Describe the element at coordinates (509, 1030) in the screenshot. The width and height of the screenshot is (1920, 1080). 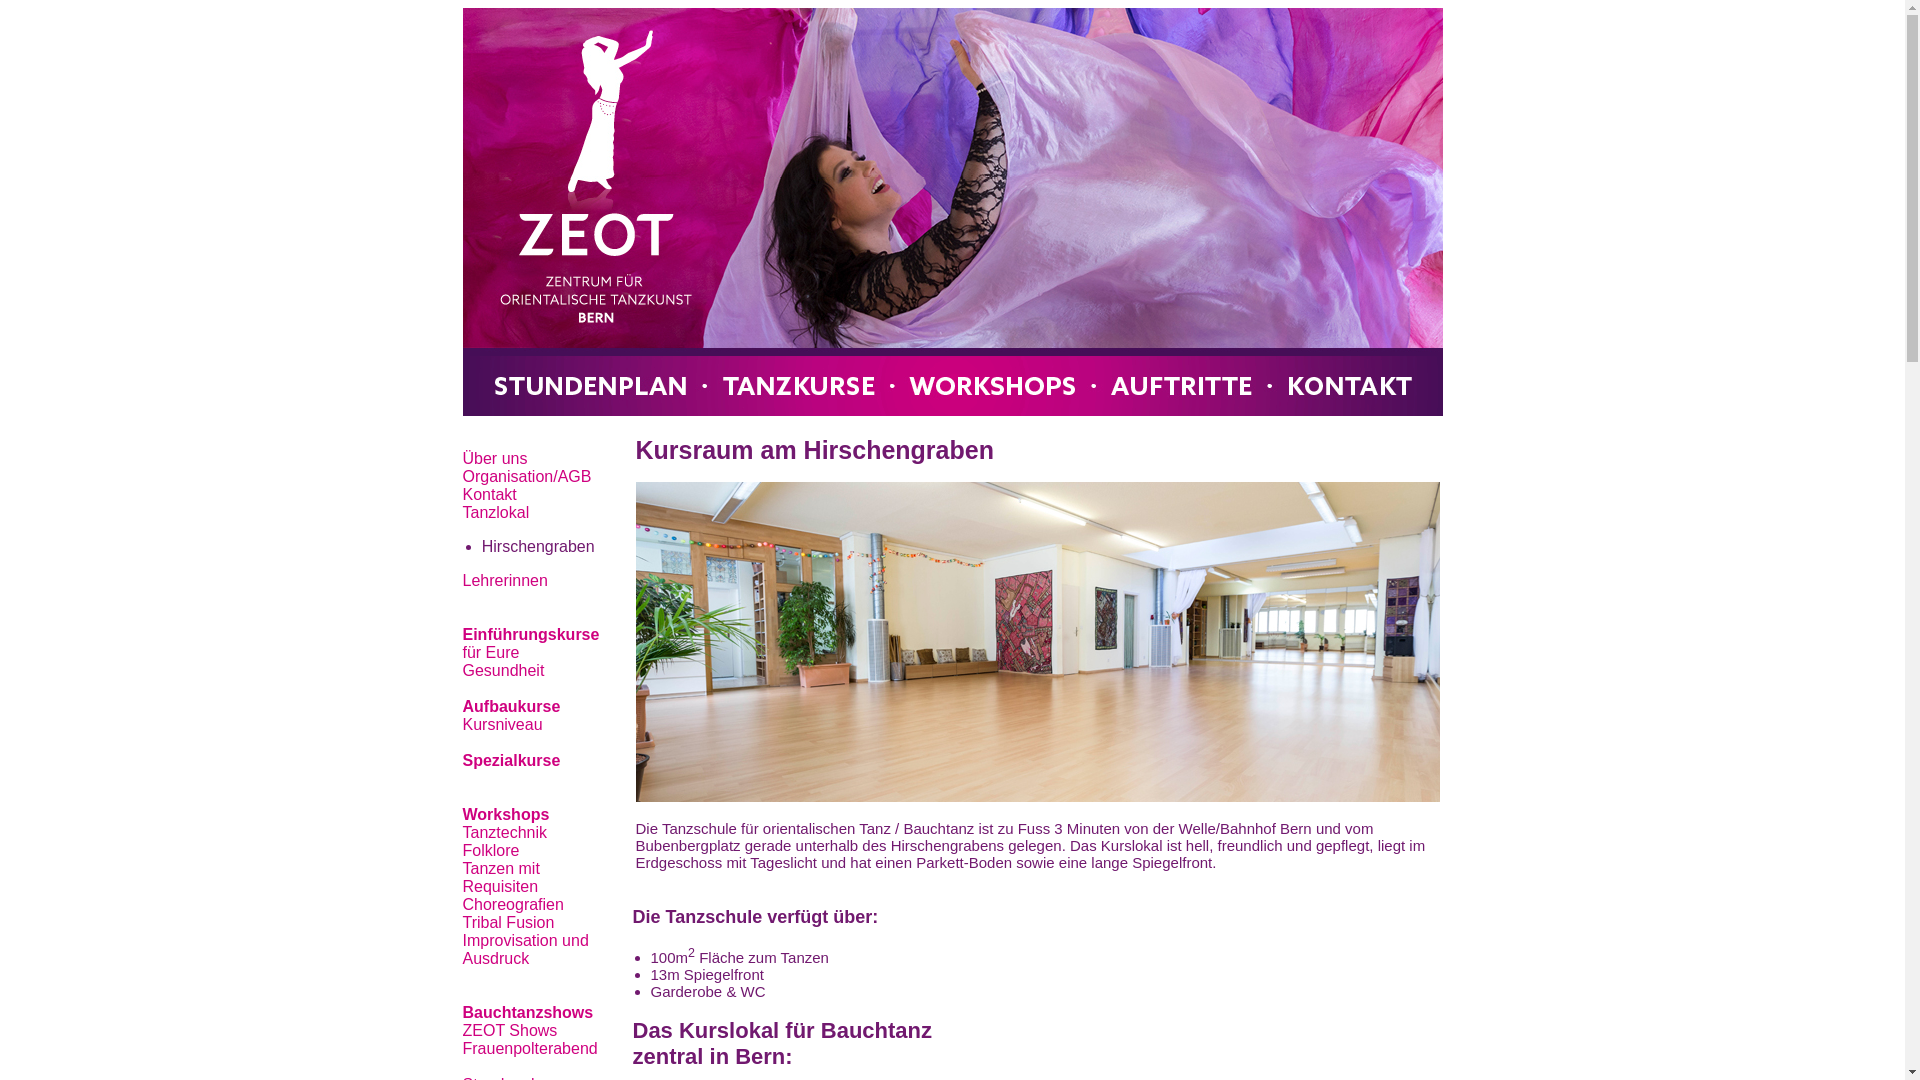
I see `'ZEOT Shows'` at that location.